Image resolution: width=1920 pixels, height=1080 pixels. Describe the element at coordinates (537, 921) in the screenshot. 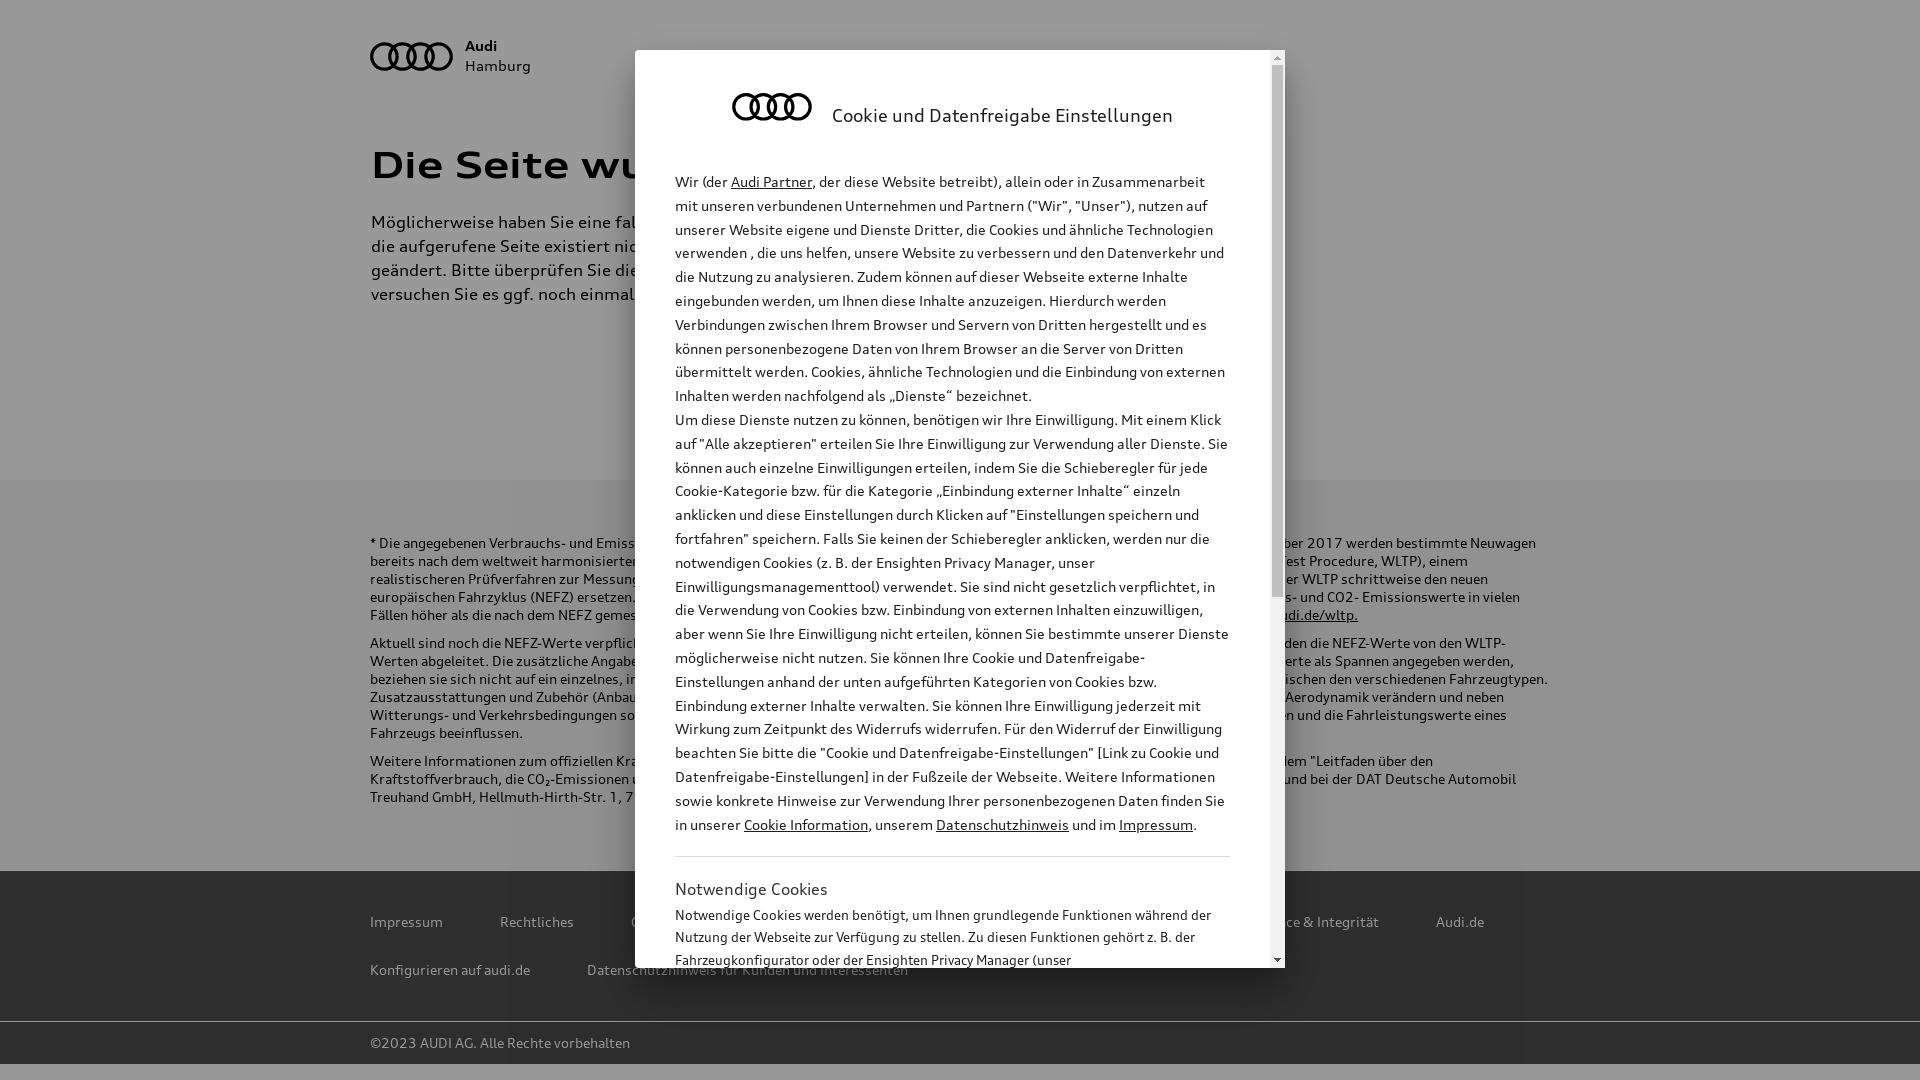

I see `'Rechtliches'` at that location.